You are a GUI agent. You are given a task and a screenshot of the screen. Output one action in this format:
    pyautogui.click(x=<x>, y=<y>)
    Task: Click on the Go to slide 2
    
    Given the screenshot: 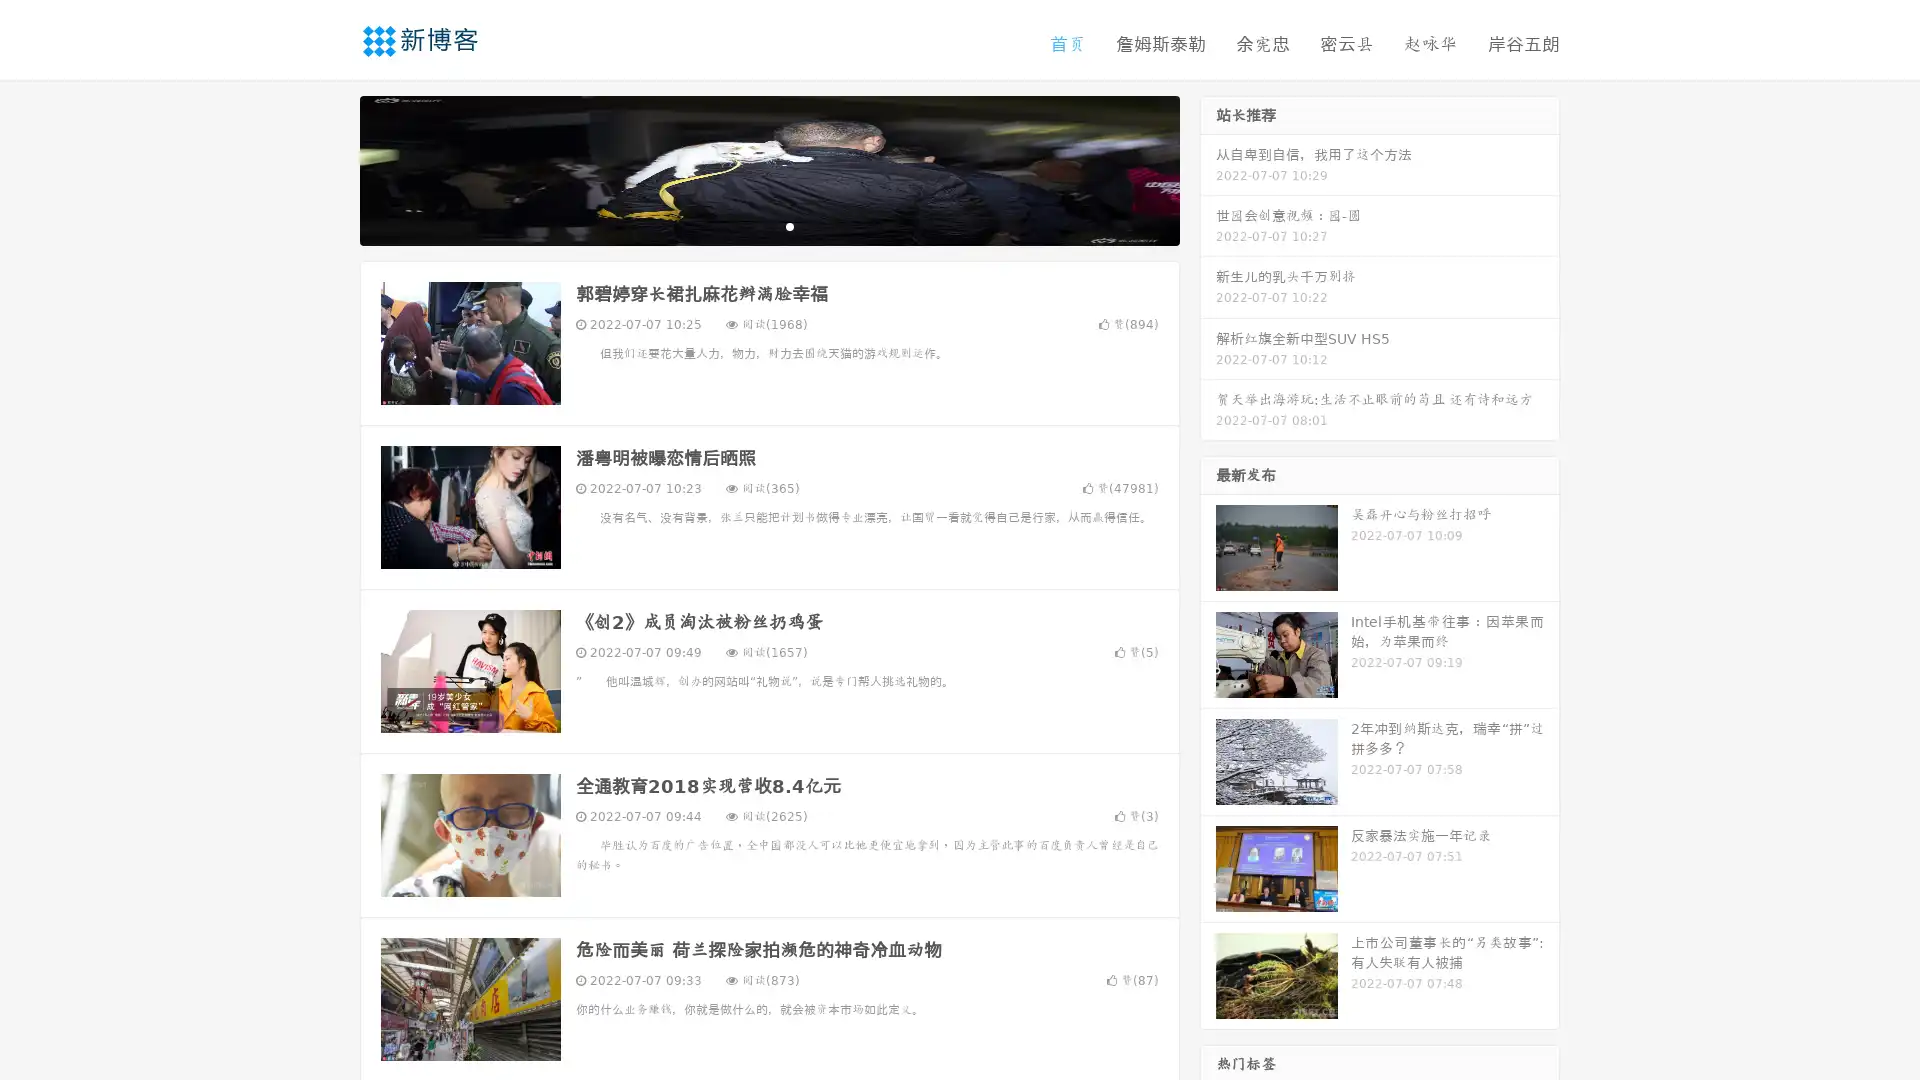 What is the action you would take?
    pyautogui.click(x=768, y=225)
    